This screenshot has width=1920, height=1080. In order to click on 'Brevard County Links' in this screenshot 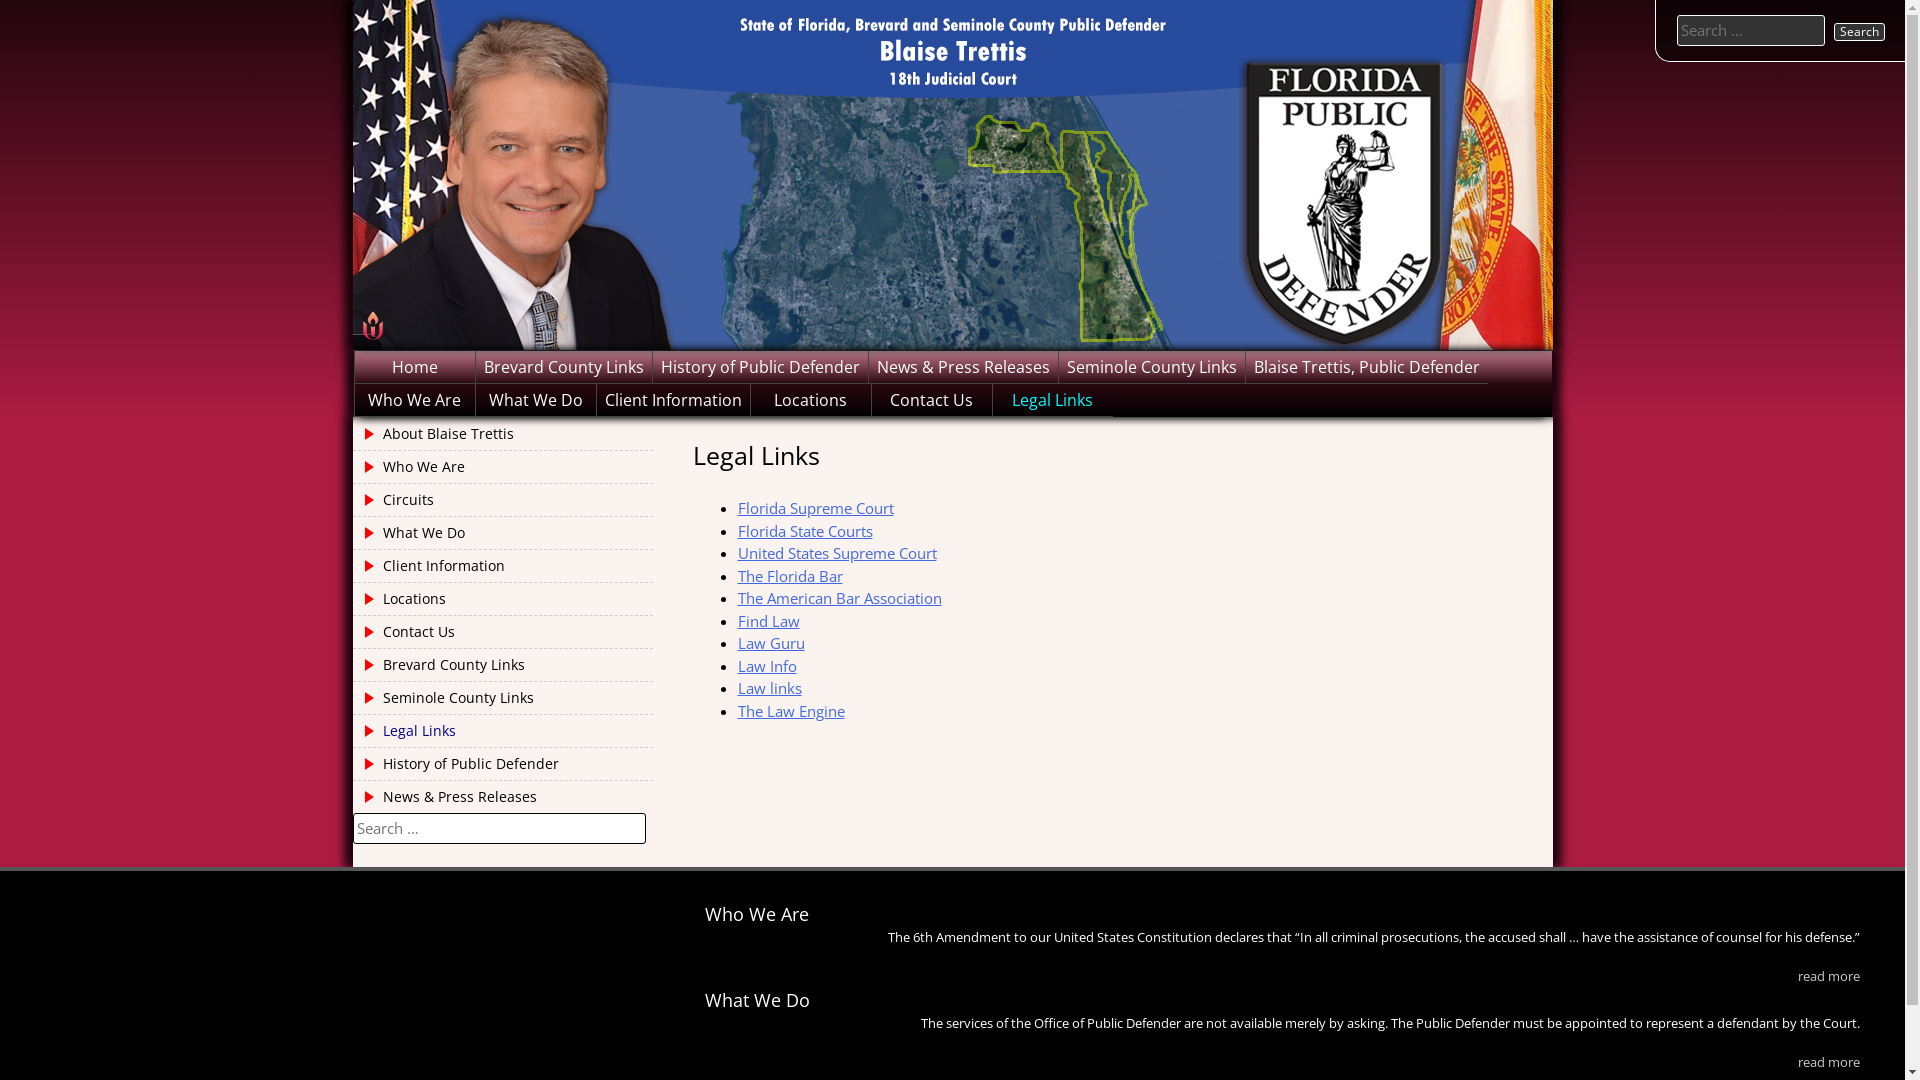, I will do `click(502, 664)`.